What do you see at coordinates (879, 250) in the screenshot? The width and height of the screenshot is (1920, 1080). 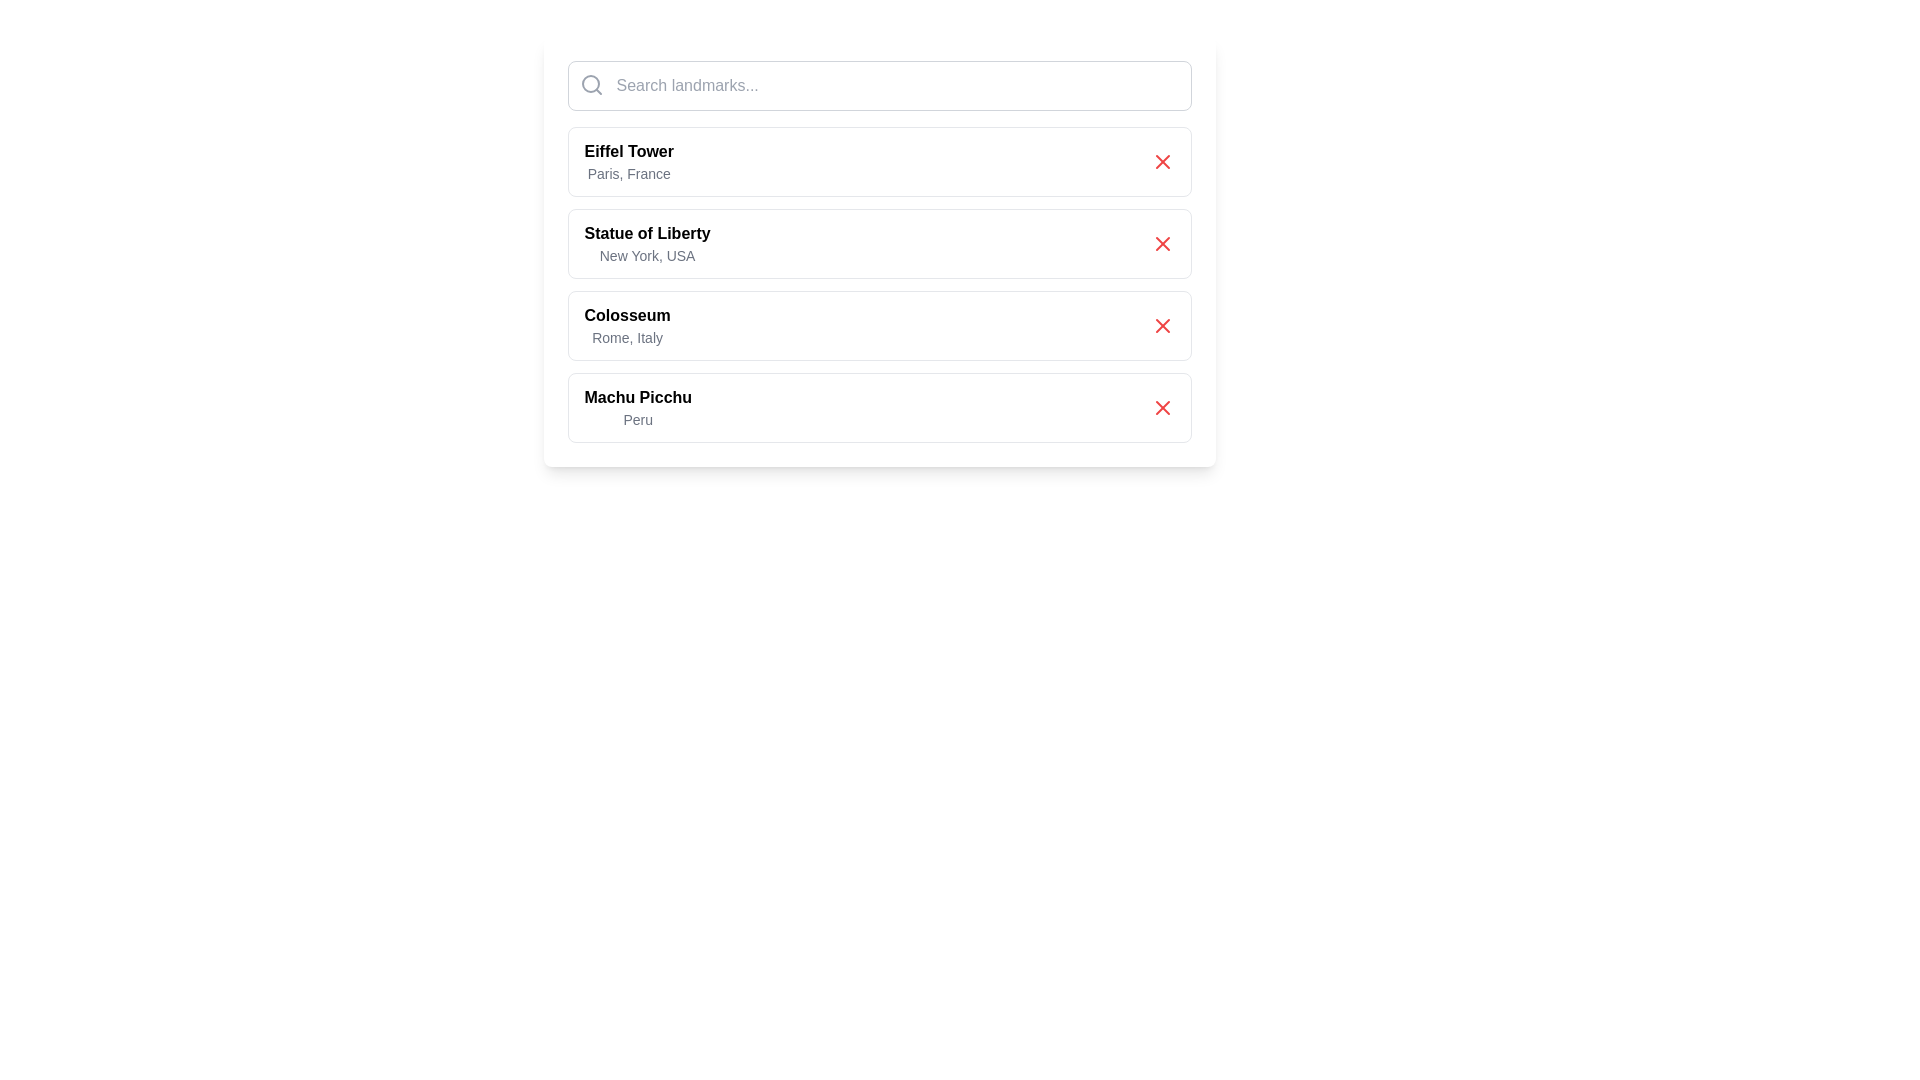 I see `the second entry in the vertical list representing the 'Statue of Liberty'` at bounding box center [879, 250].